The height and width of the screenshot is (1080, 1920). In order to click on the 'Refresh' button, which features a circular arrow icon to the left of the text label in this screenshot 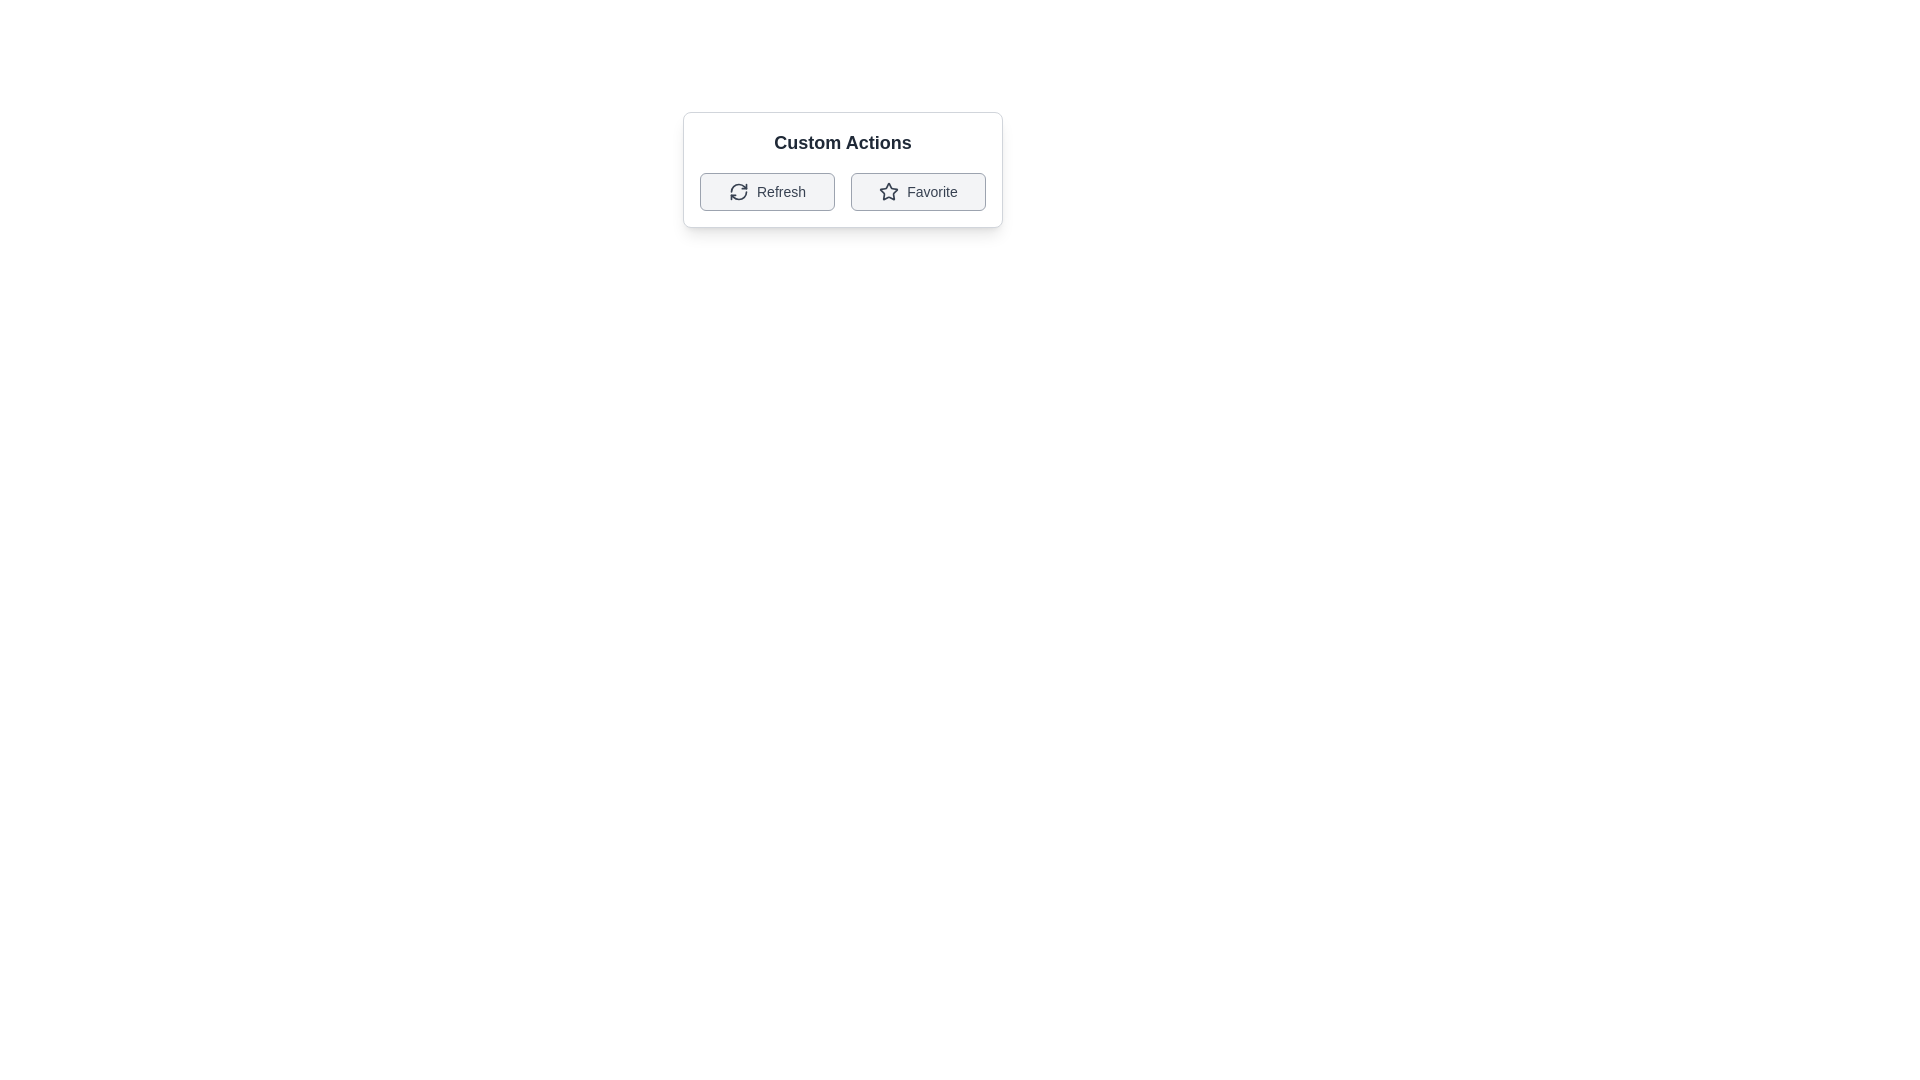, I will do `click(766, 192)`.